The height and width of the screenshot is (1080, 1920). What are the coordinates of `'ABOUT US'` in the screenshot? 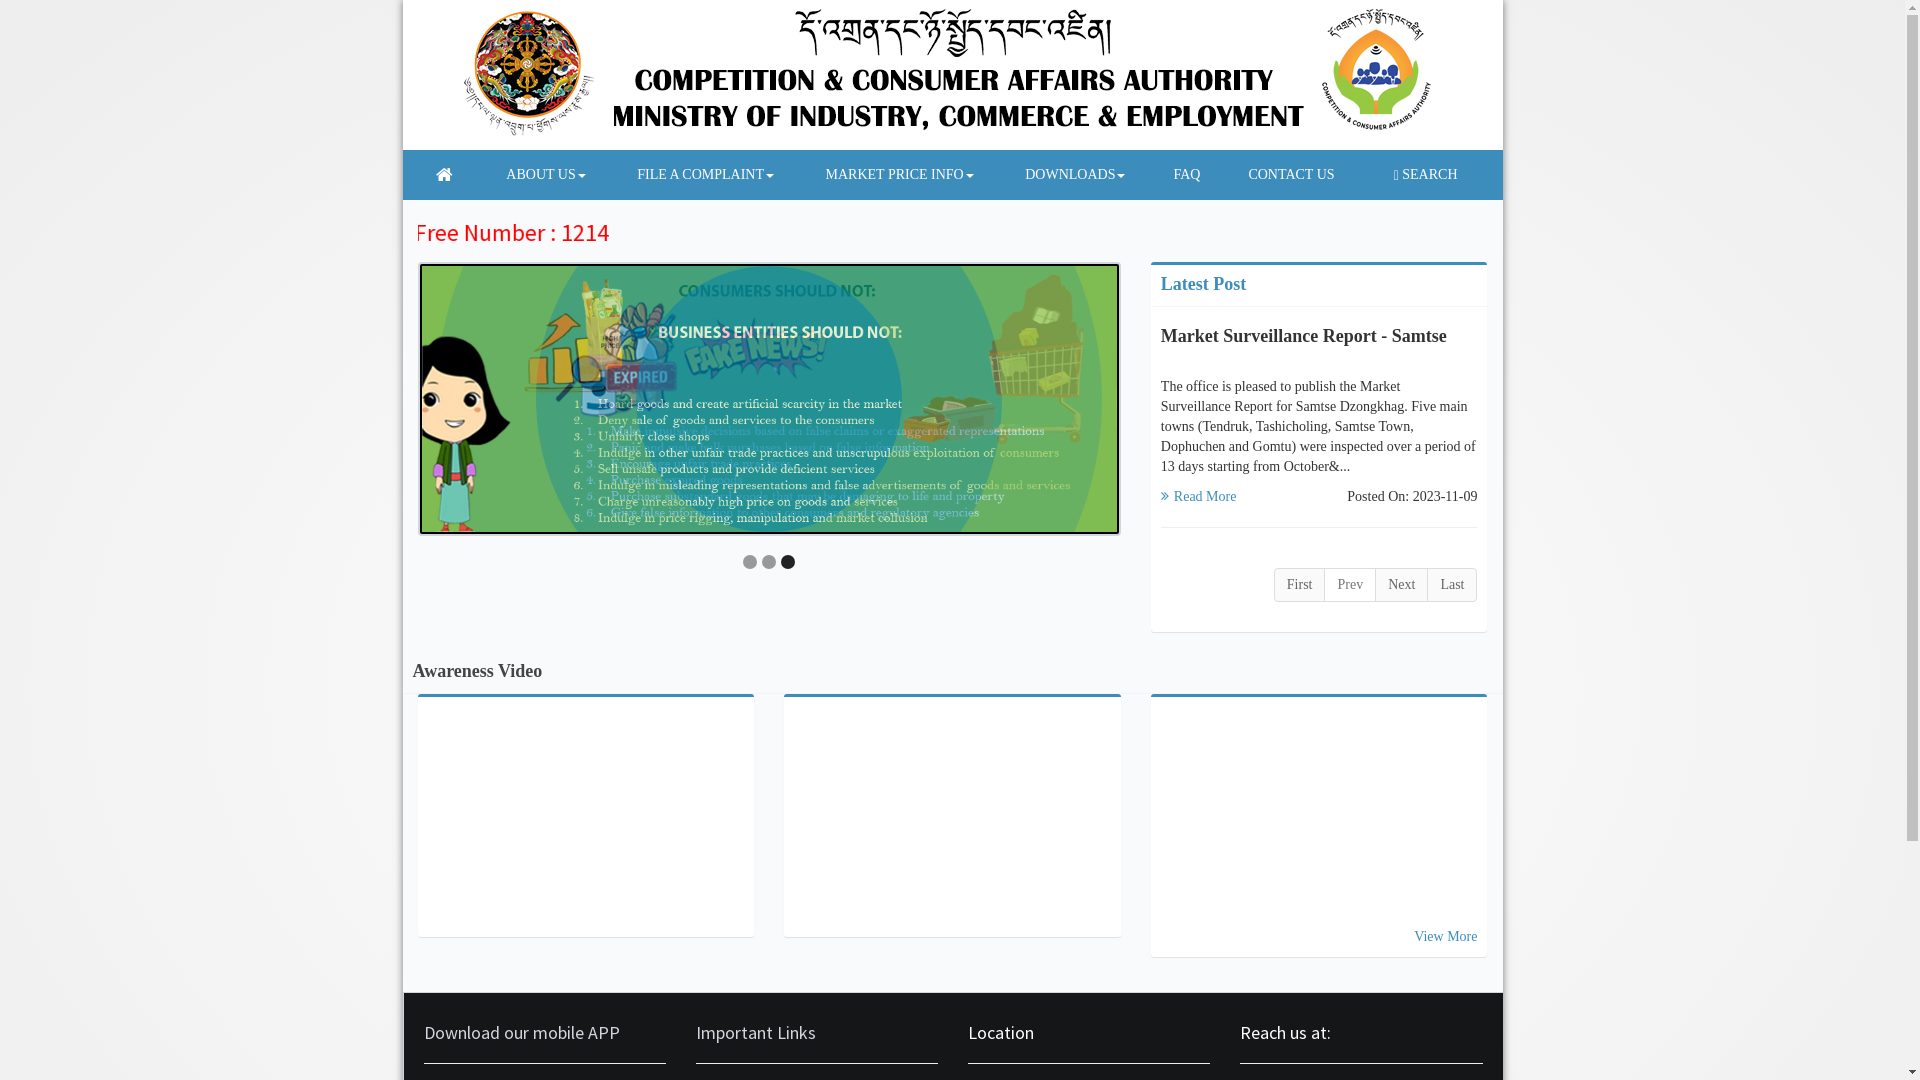 It's located at (469, 173).